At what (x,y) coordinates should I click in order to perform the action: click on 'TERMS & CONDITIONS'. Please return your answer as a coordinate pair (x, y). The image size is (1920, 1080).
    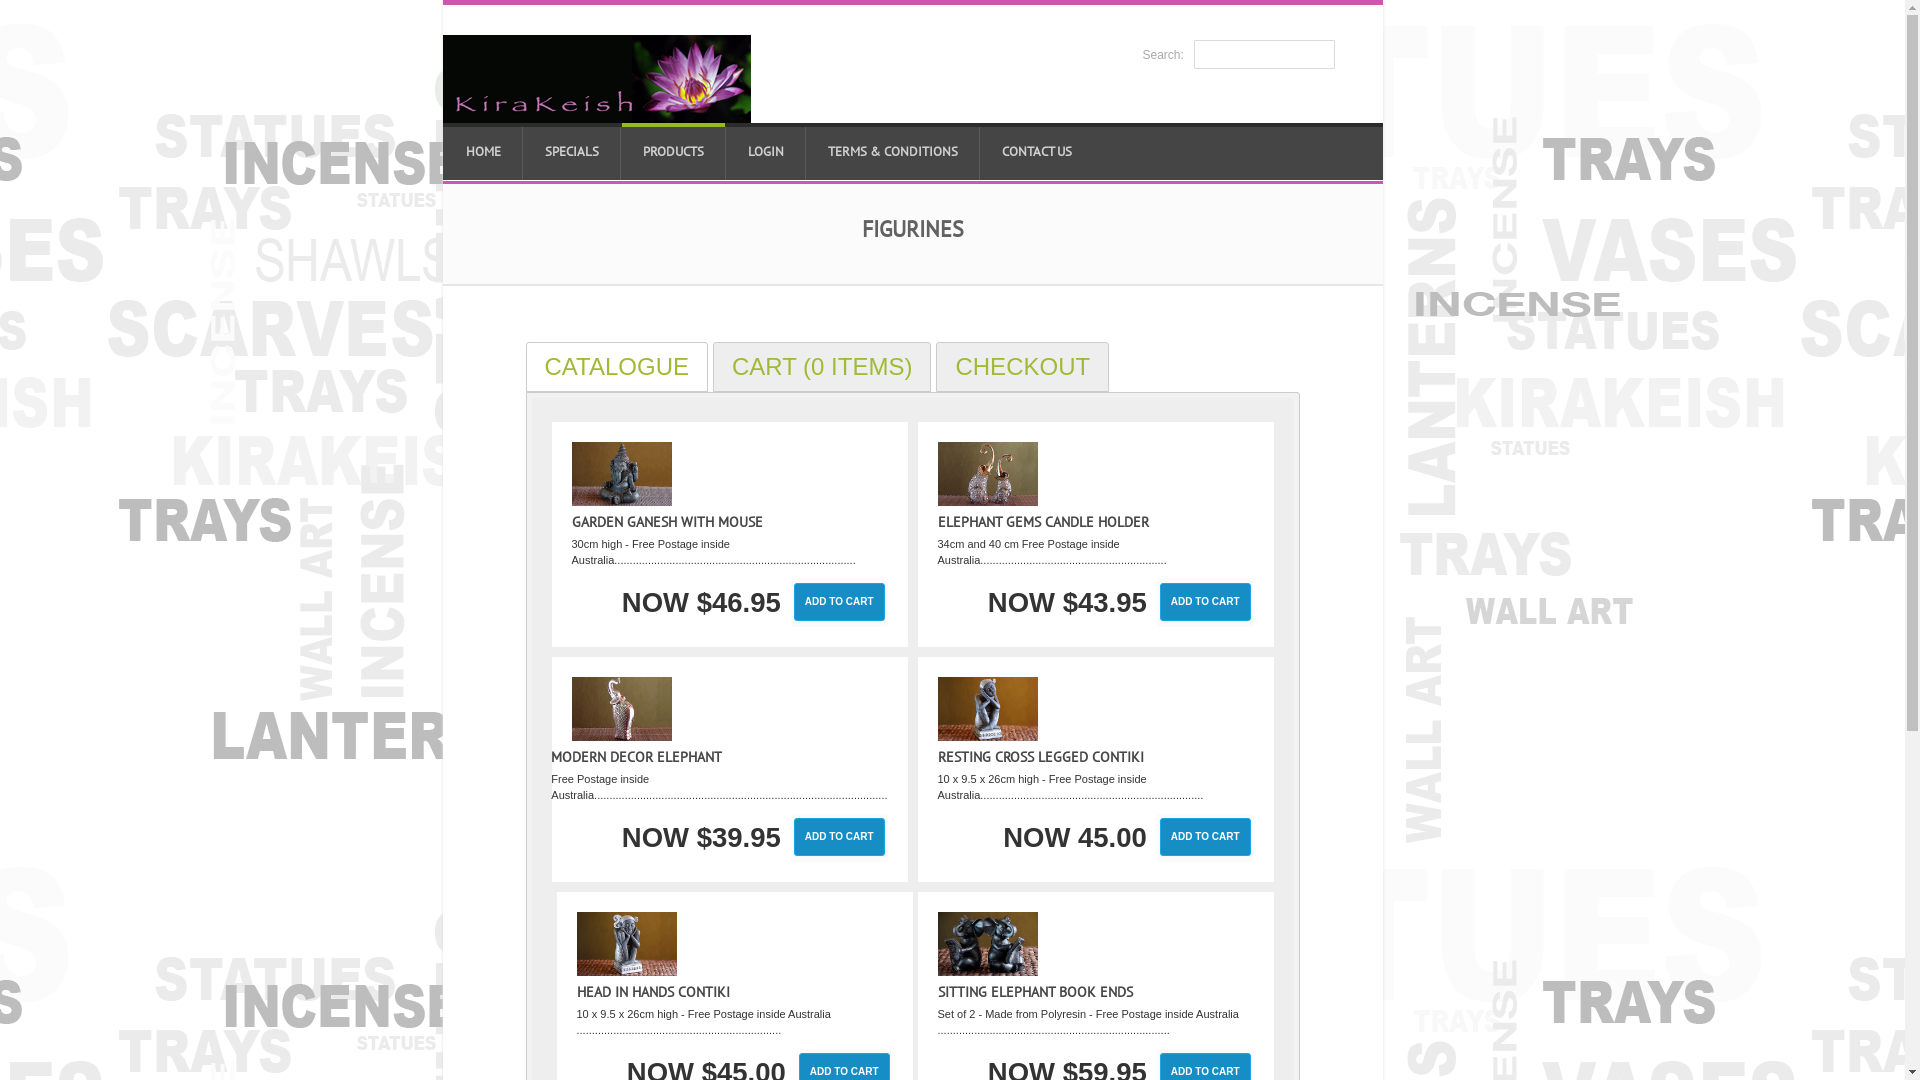
    Looking at the image, I should click on (806, 150).